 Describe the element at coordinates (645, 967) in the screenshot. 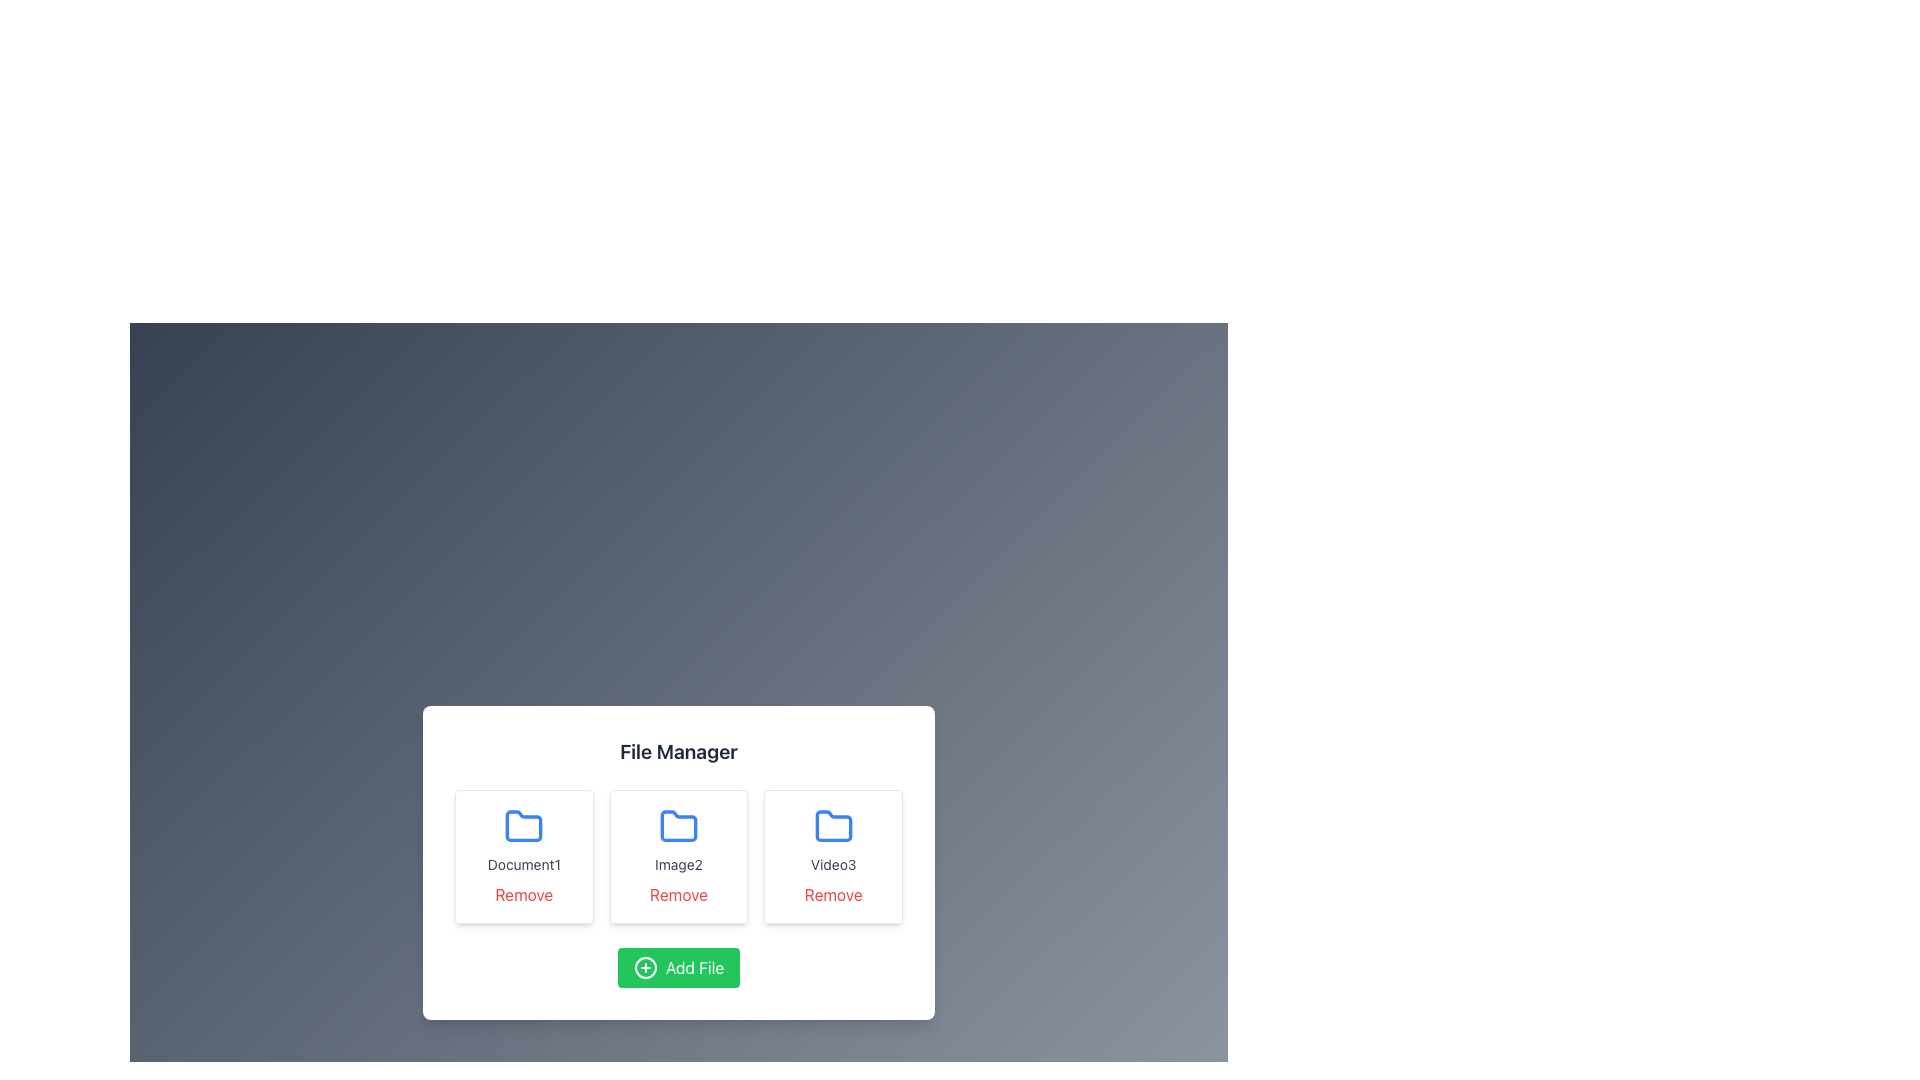

I see `the circular '+' icon with a green background located to the left of the 'Add File' text in the green button at the bottom center of the File Manager interface to initiate the associated action` at that location.